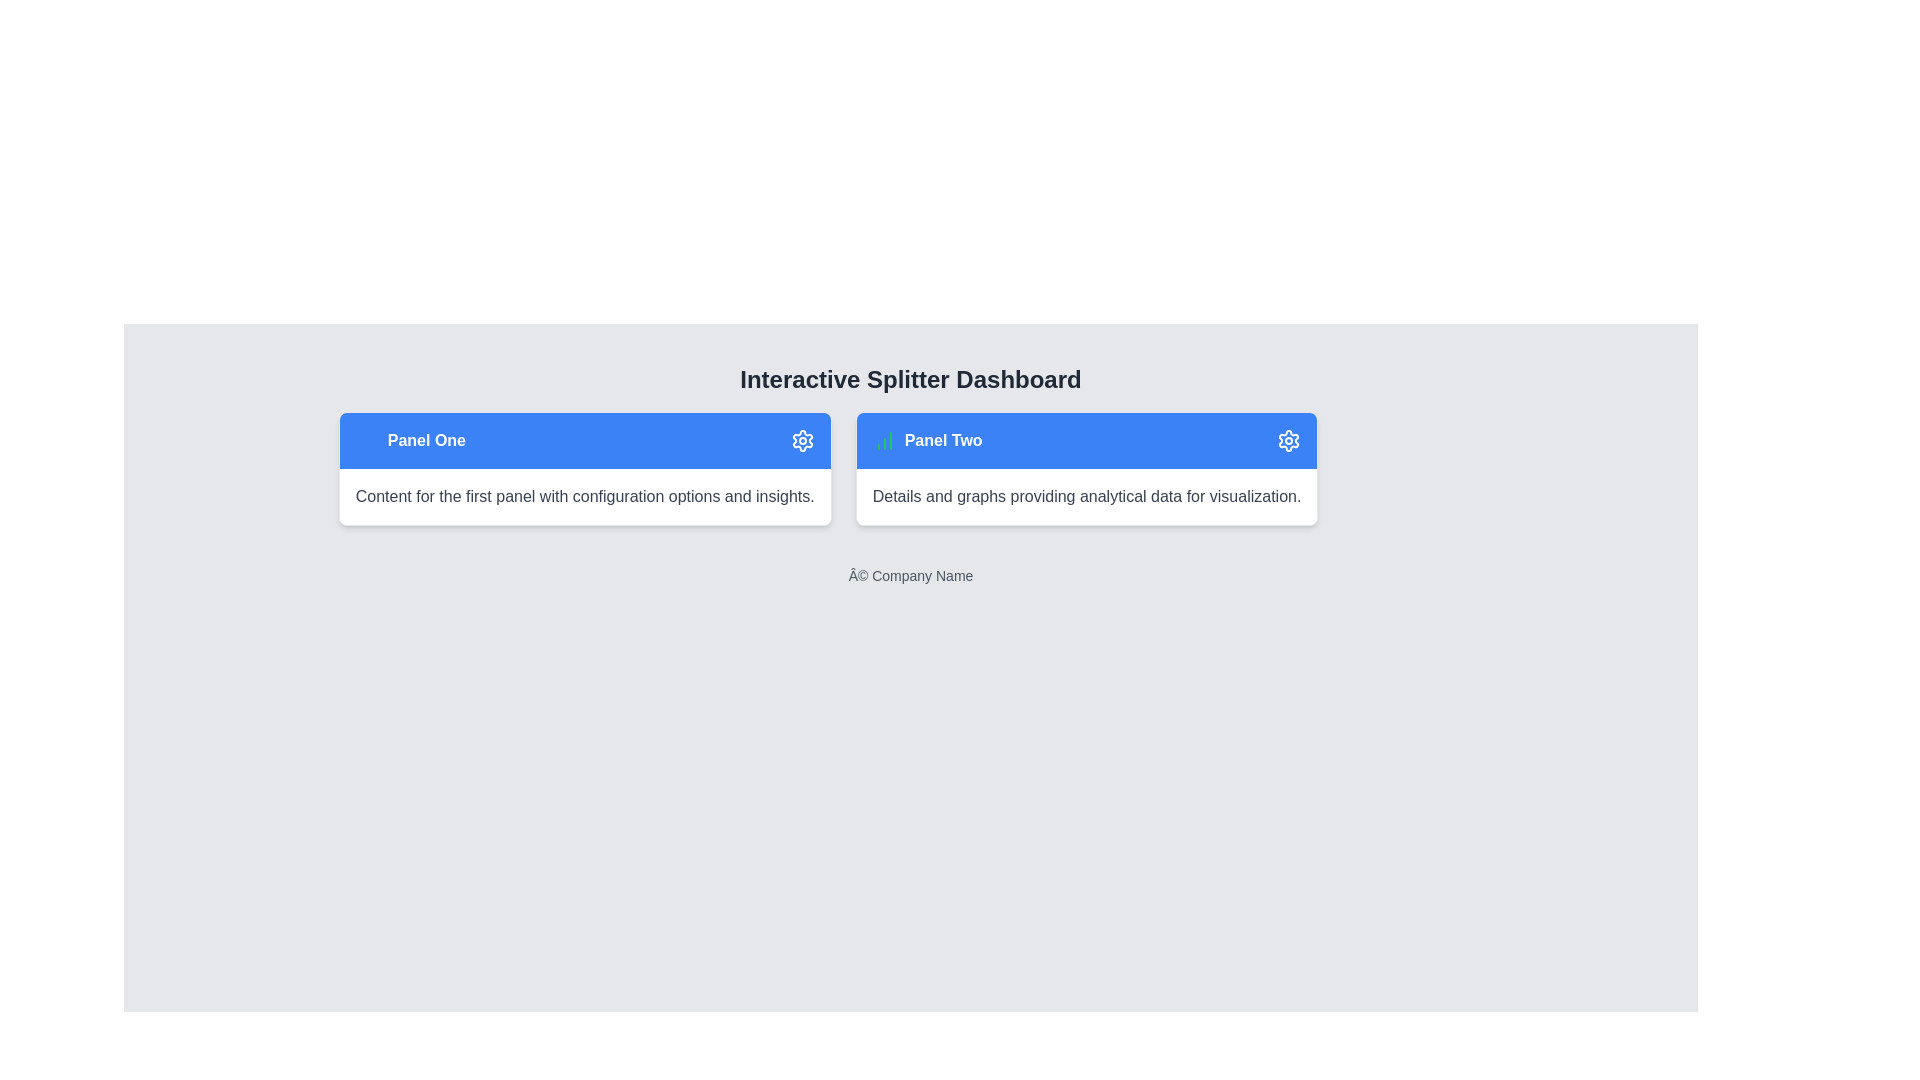  I want to click on the title element in the top-left corner of the blue header section, so click(409, 439).